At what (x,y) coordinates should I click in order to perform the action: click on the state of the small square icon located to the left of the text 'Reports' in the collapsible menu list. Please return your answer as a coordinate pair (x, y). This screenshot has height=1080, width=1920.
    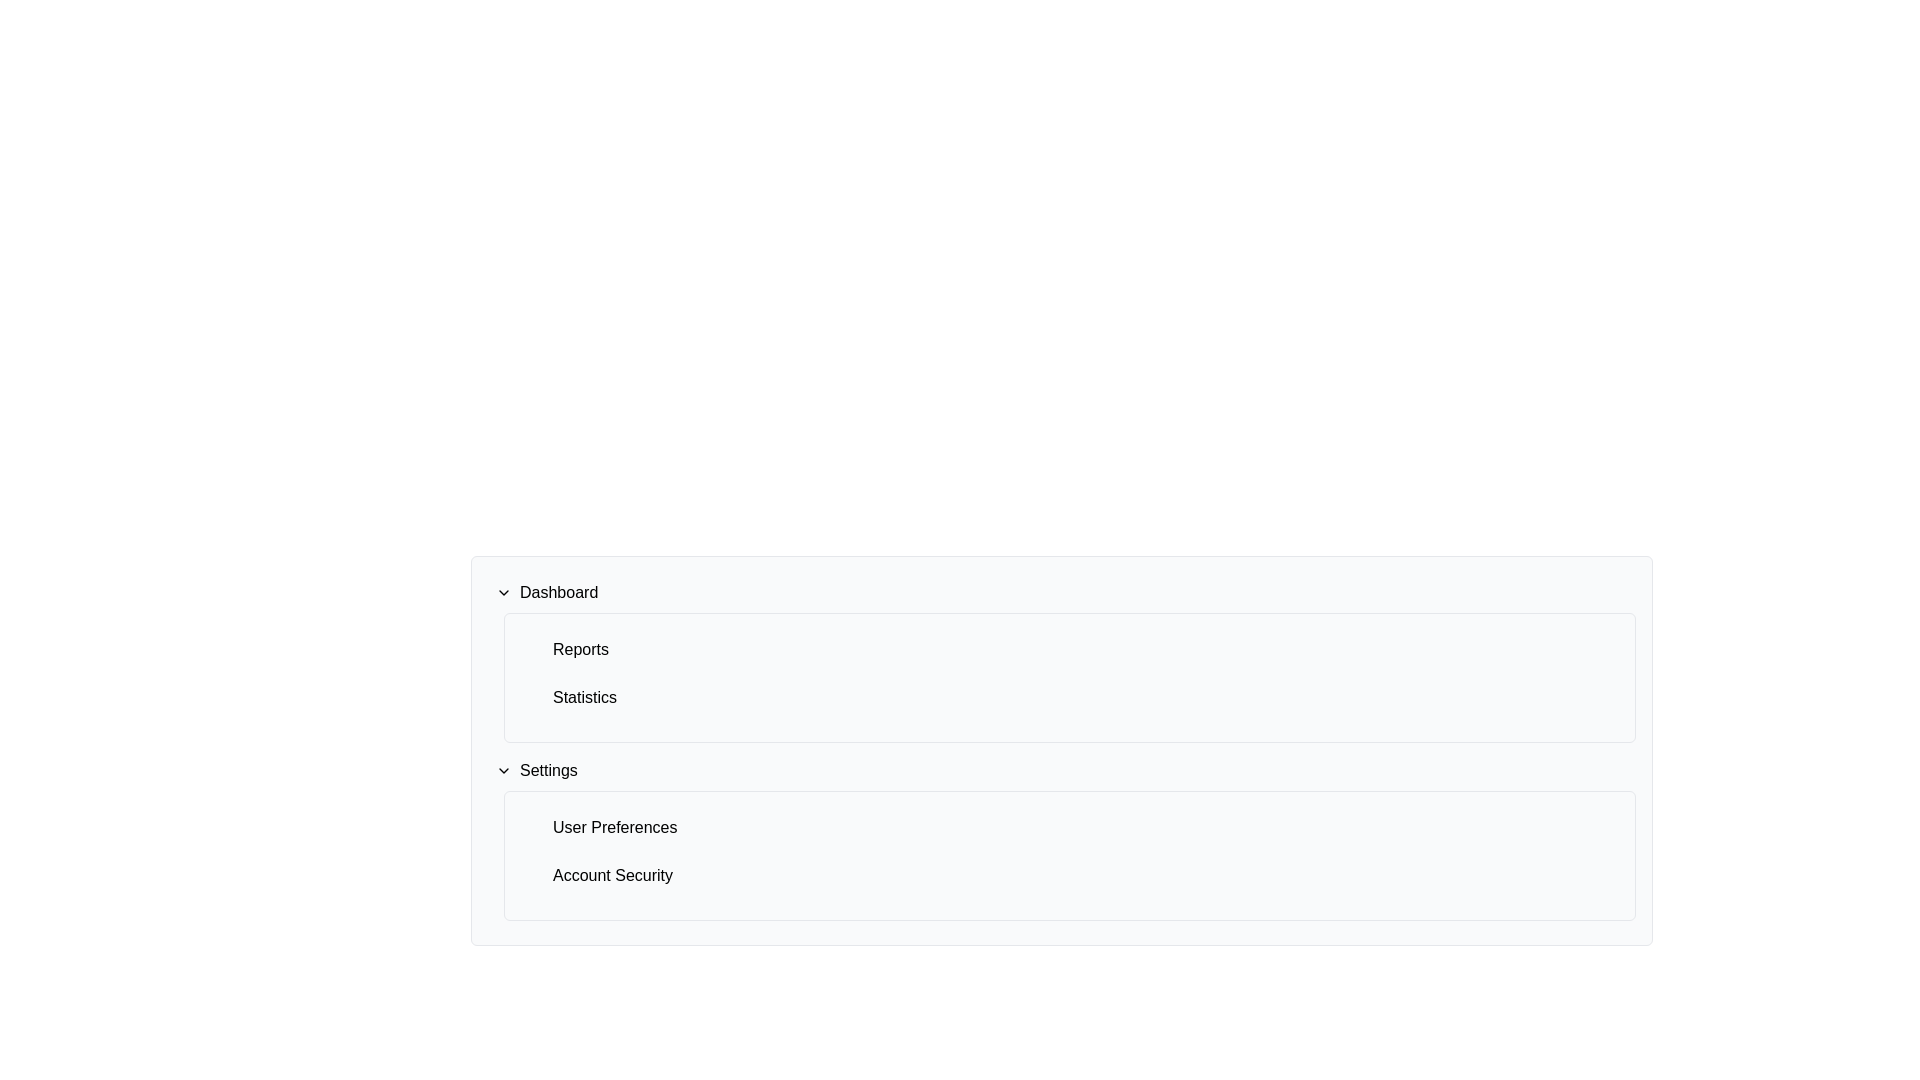
    Looking at the image, I should click on (537, 650).